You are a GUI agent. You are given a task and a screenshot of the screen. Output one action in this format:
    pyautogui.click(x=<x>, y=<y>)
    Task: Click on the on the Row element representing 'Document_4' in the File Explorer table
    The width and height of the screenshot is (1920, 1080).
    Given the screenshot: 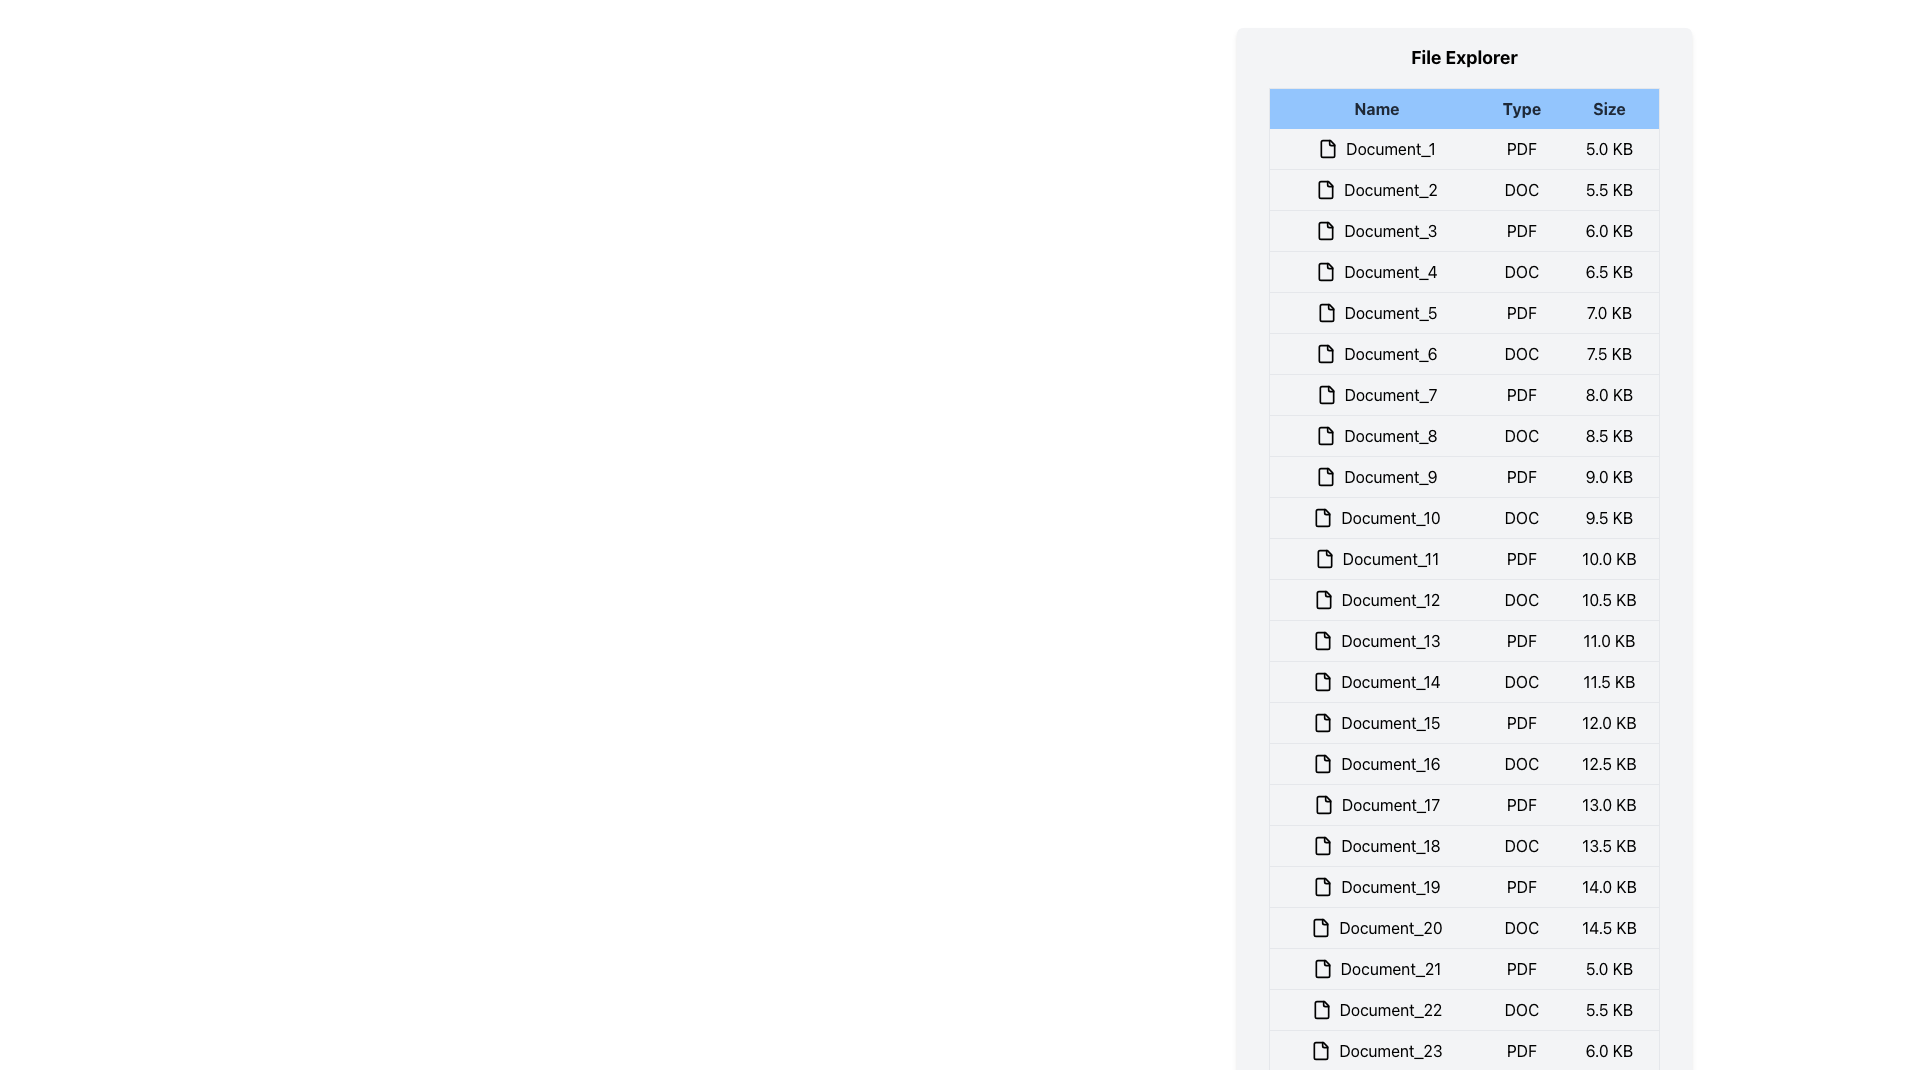 What is the action you would take?
    pyautogui.click(x=1464, y=272)
    